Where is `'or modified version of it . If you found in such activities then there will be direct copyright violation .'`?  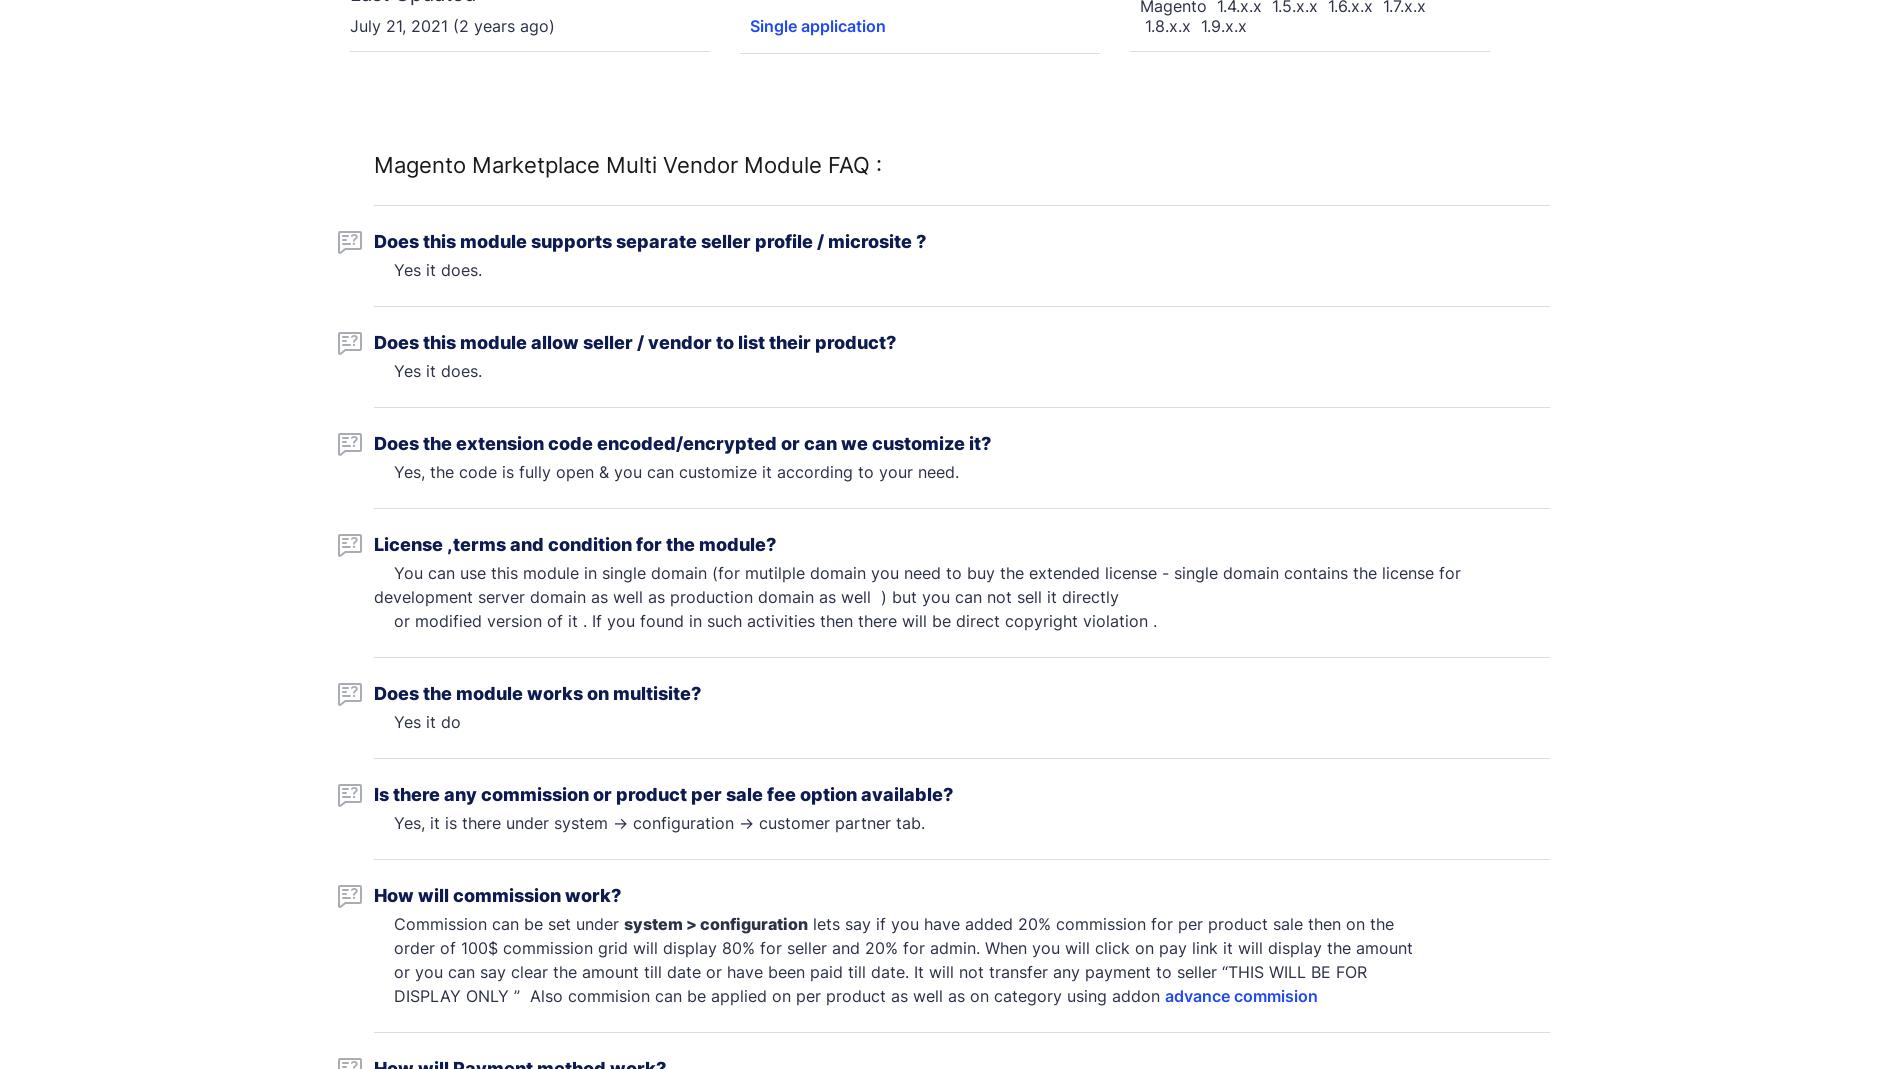 'or modified version of it . If you found in such activities then there will be direct copyright violation .' is located at coordinates (766, 620).